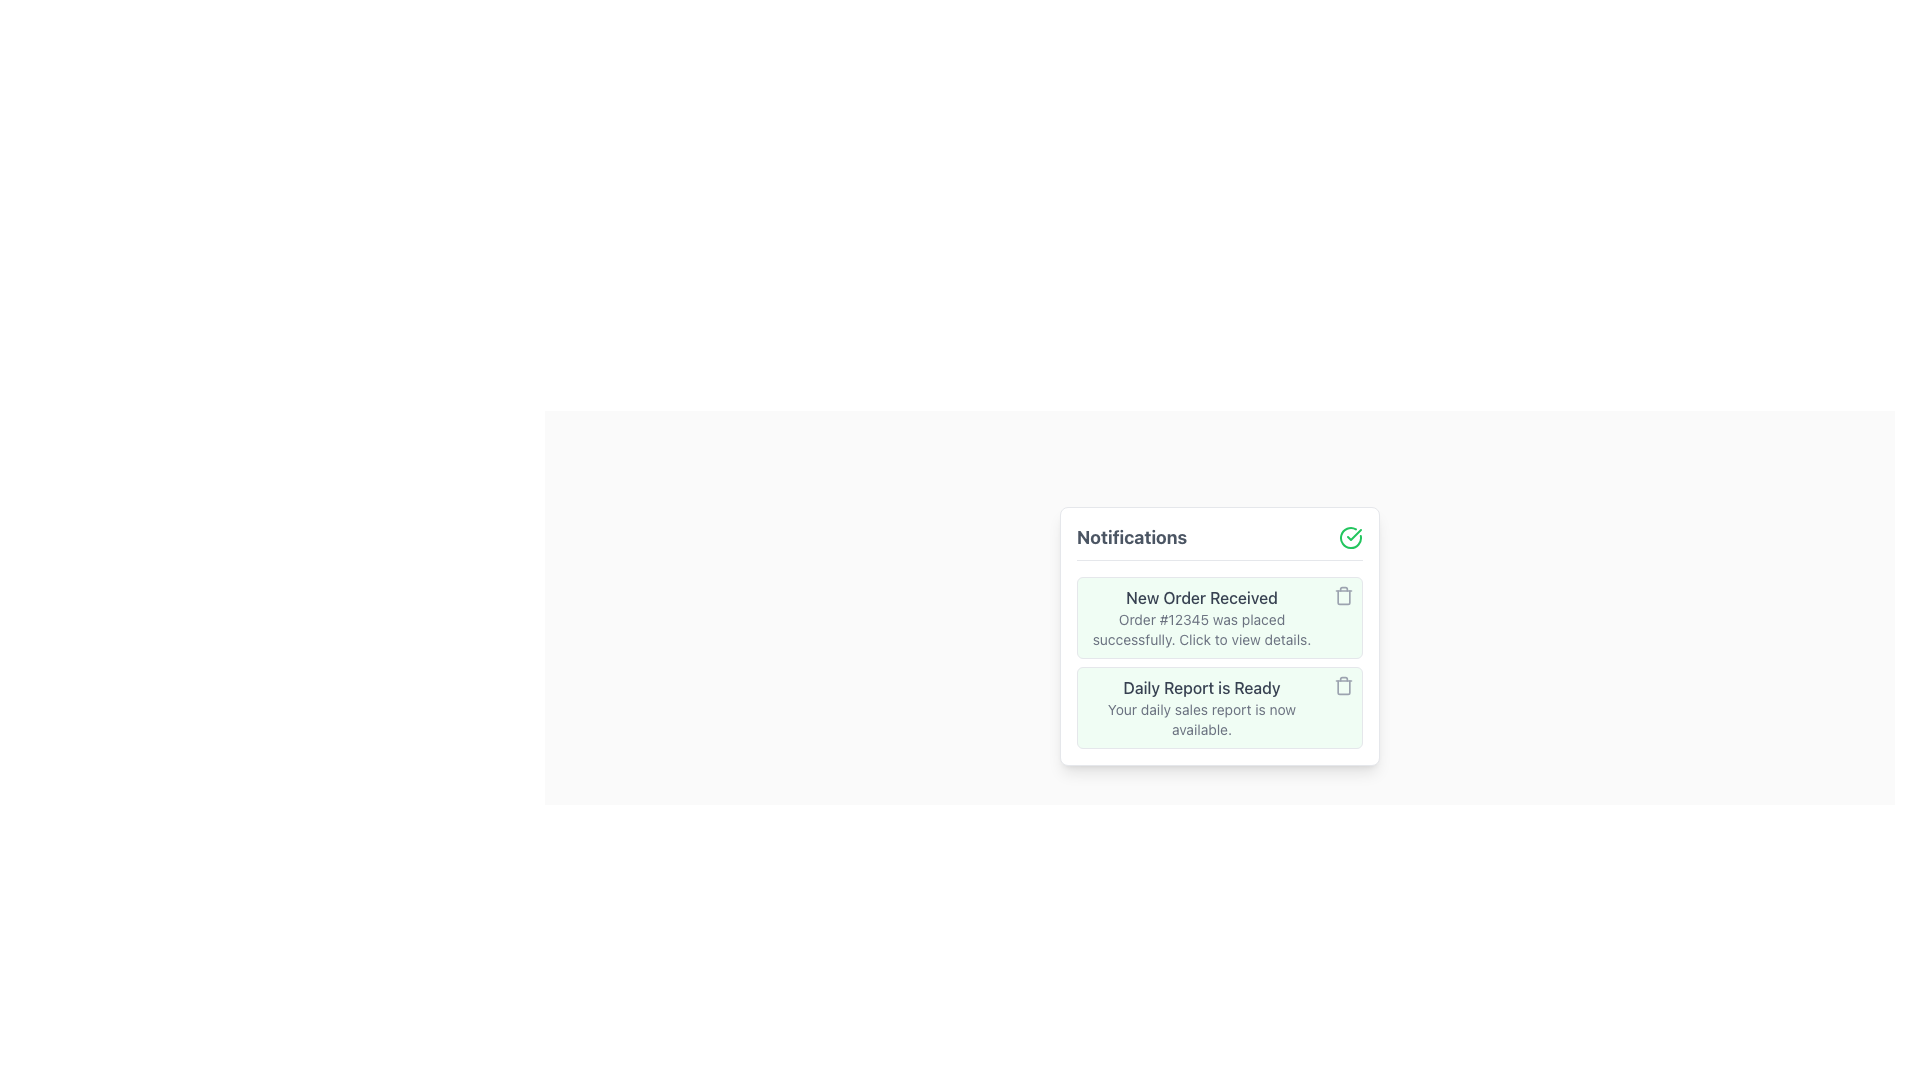  Describe the element at coordinates (1344, 685) in the screenshot. I see `the trash can icon button located in the bottom-right corner of the 'Daily Report is Ready' notification box, which changes color from gray to red when hovered over` at that location.